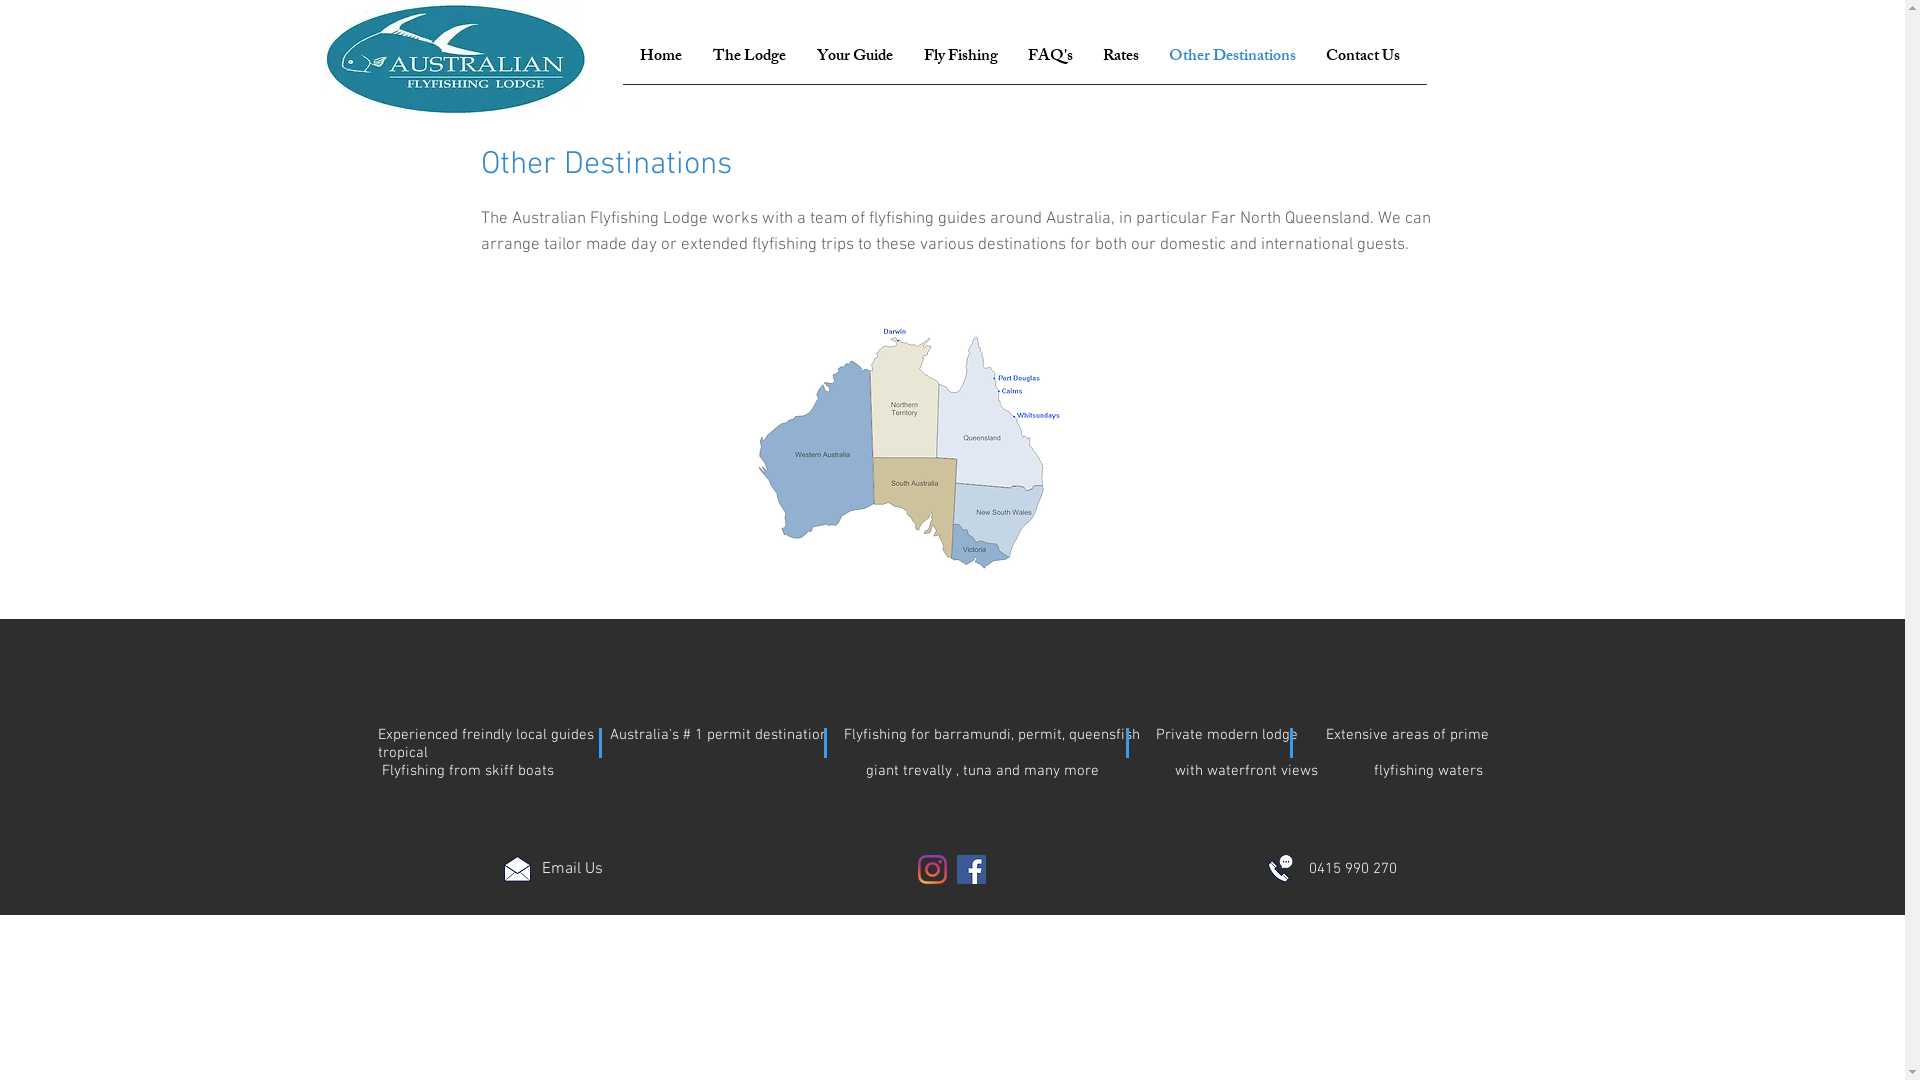 The image size is (1920, 1080). Describe the element at coordinates (748, 56) in the screenshot. I see `'The Lodge'` at that location.